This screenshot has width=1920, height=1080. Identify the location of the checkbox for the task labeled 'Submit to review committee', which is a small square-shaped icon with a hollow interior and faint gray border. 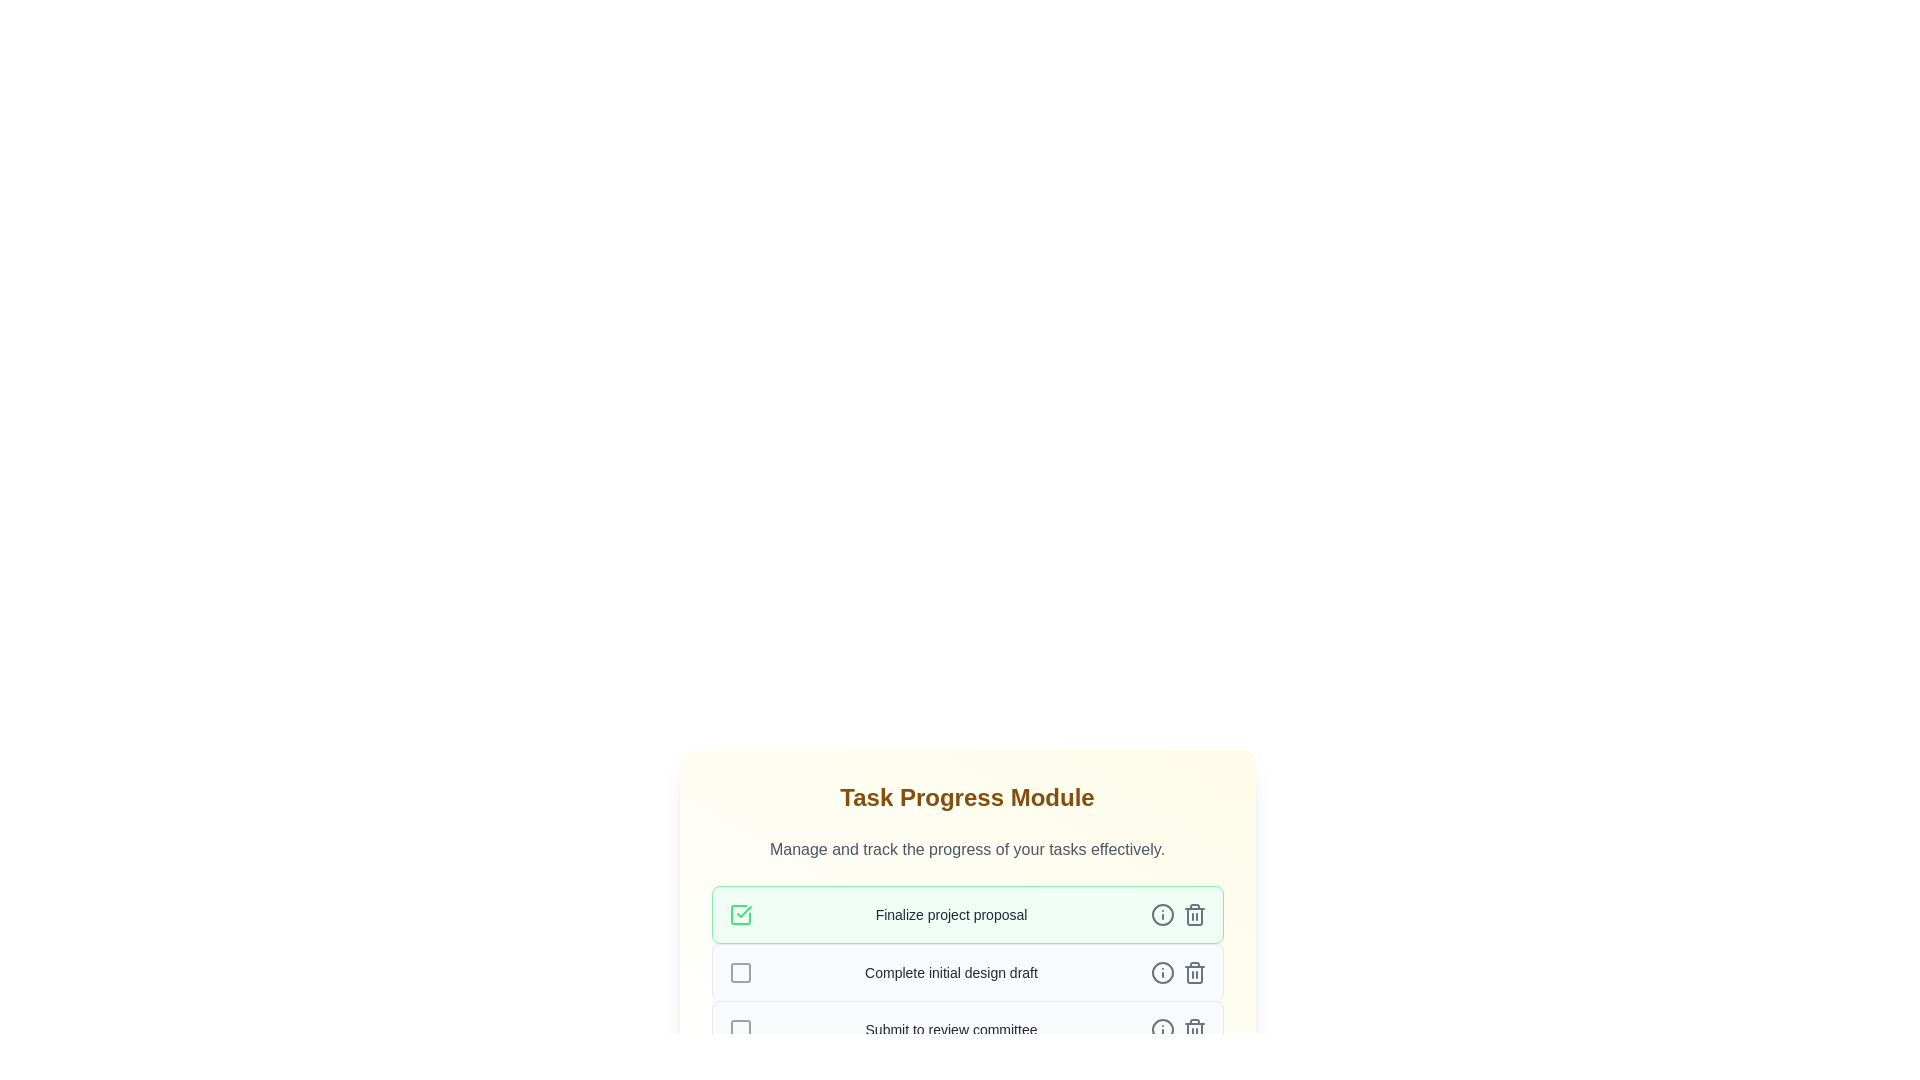
(739, 1029).